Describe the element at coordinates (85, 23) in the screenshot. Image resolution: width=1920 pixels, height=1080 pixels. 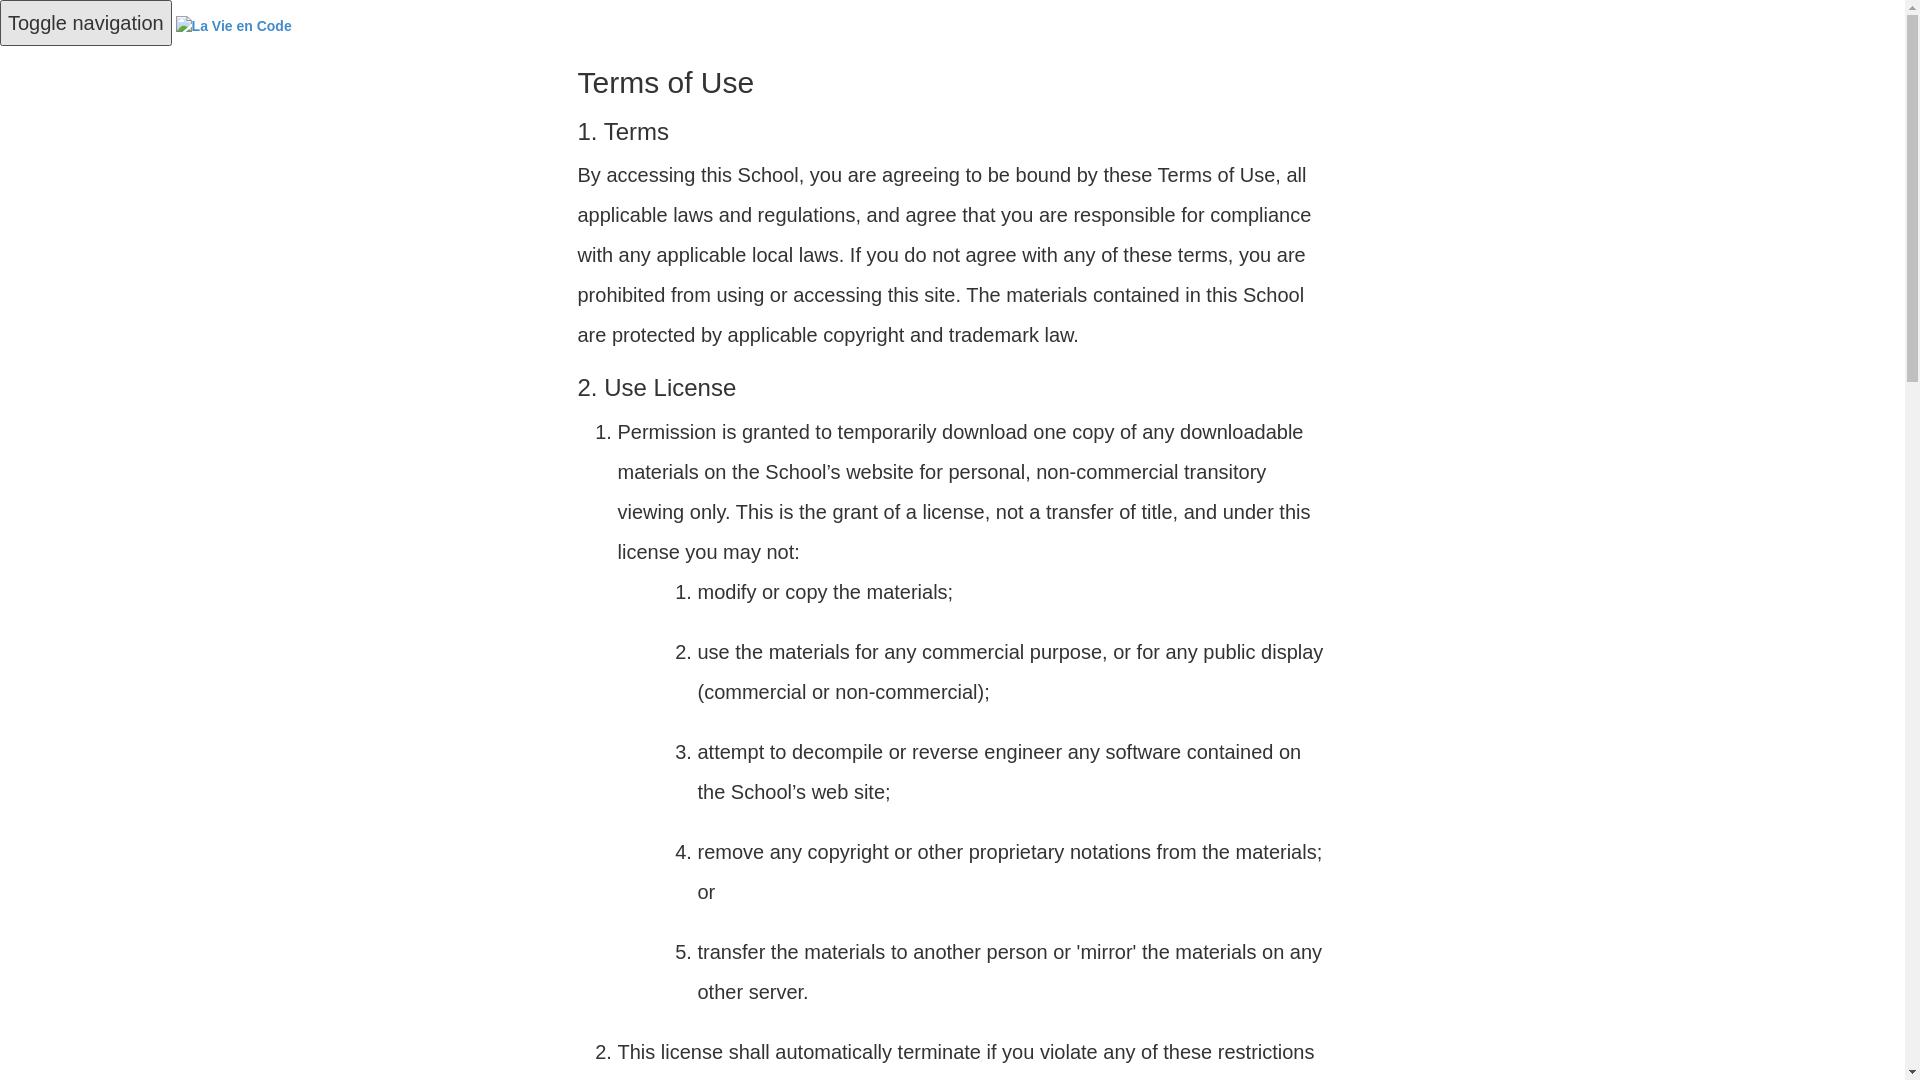
I see `'Toggle navigation'` at that location.